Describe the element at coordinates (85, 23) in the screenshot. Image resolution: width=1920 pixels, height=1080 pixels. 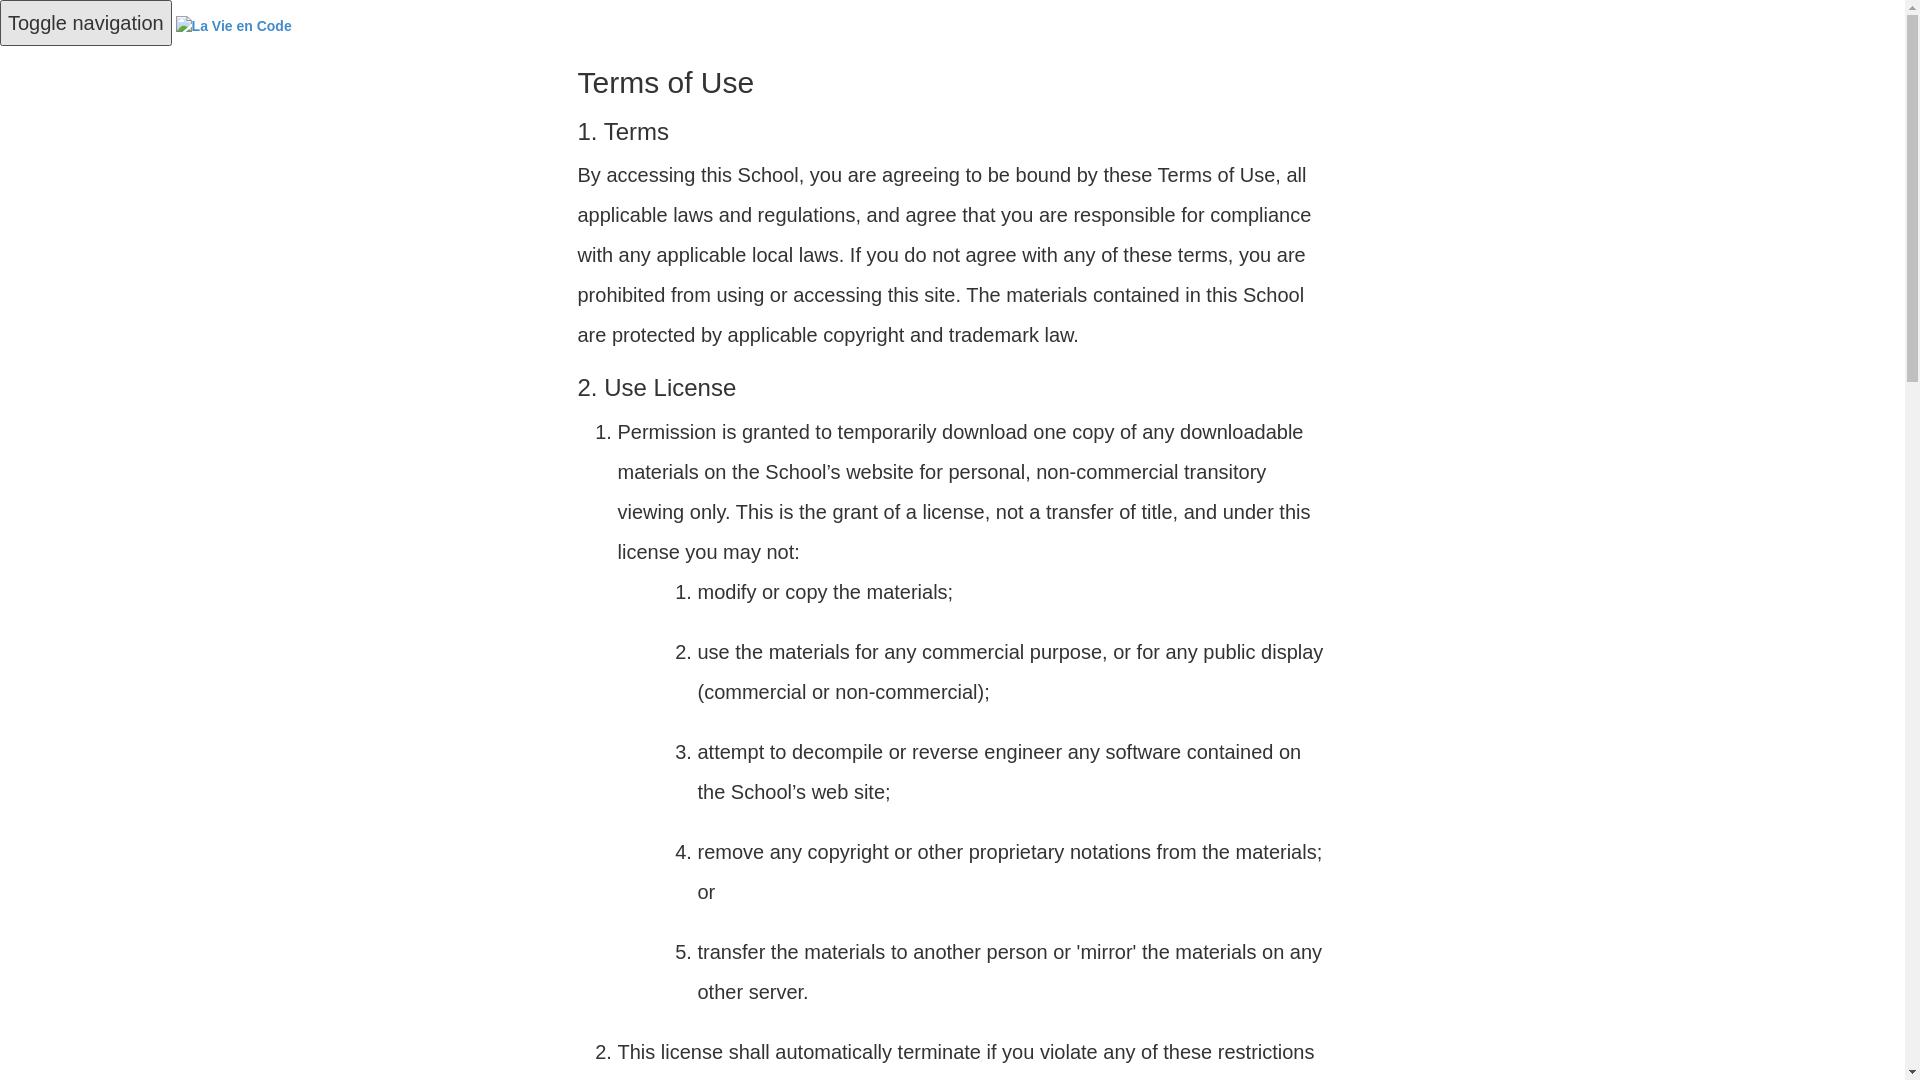
I see `'Toggle navigation'` at that location.